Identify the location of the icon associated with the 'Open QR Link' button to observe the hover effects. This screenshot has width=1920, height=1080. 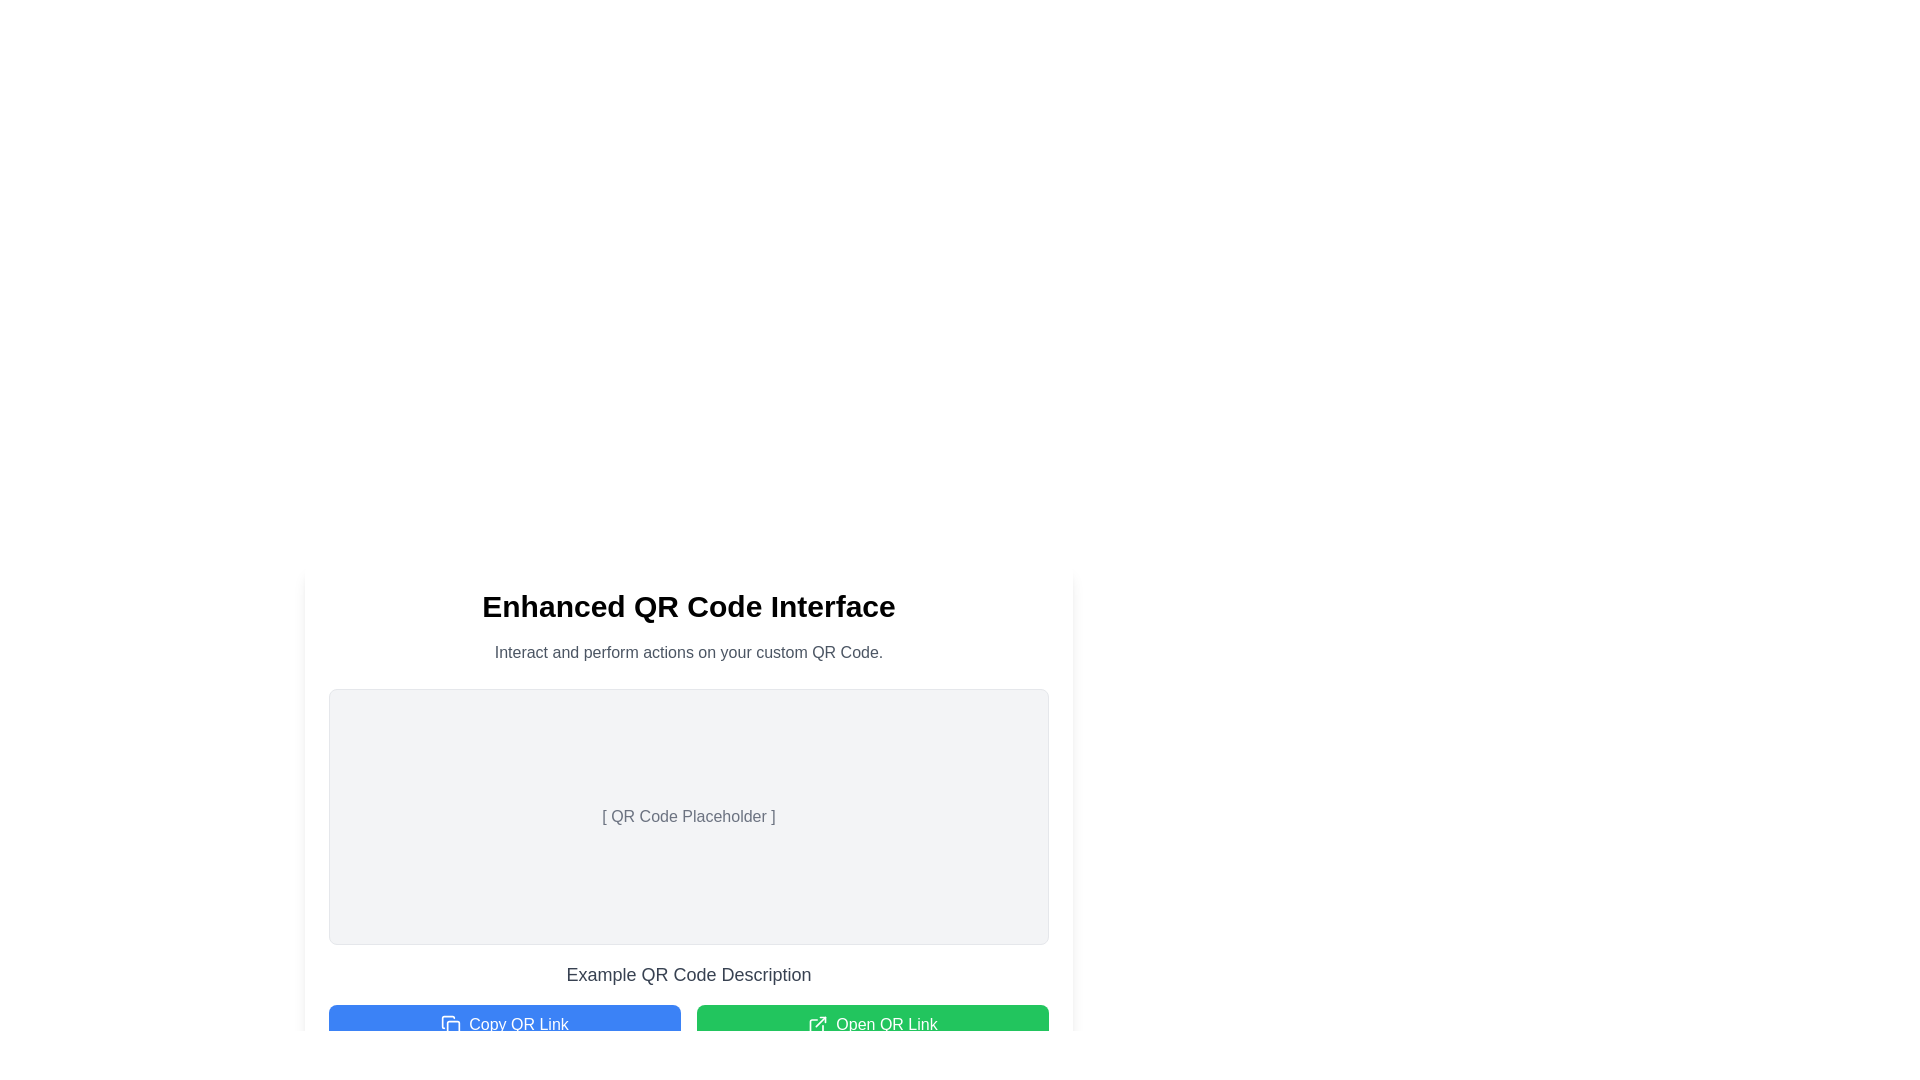
(818, 1025).